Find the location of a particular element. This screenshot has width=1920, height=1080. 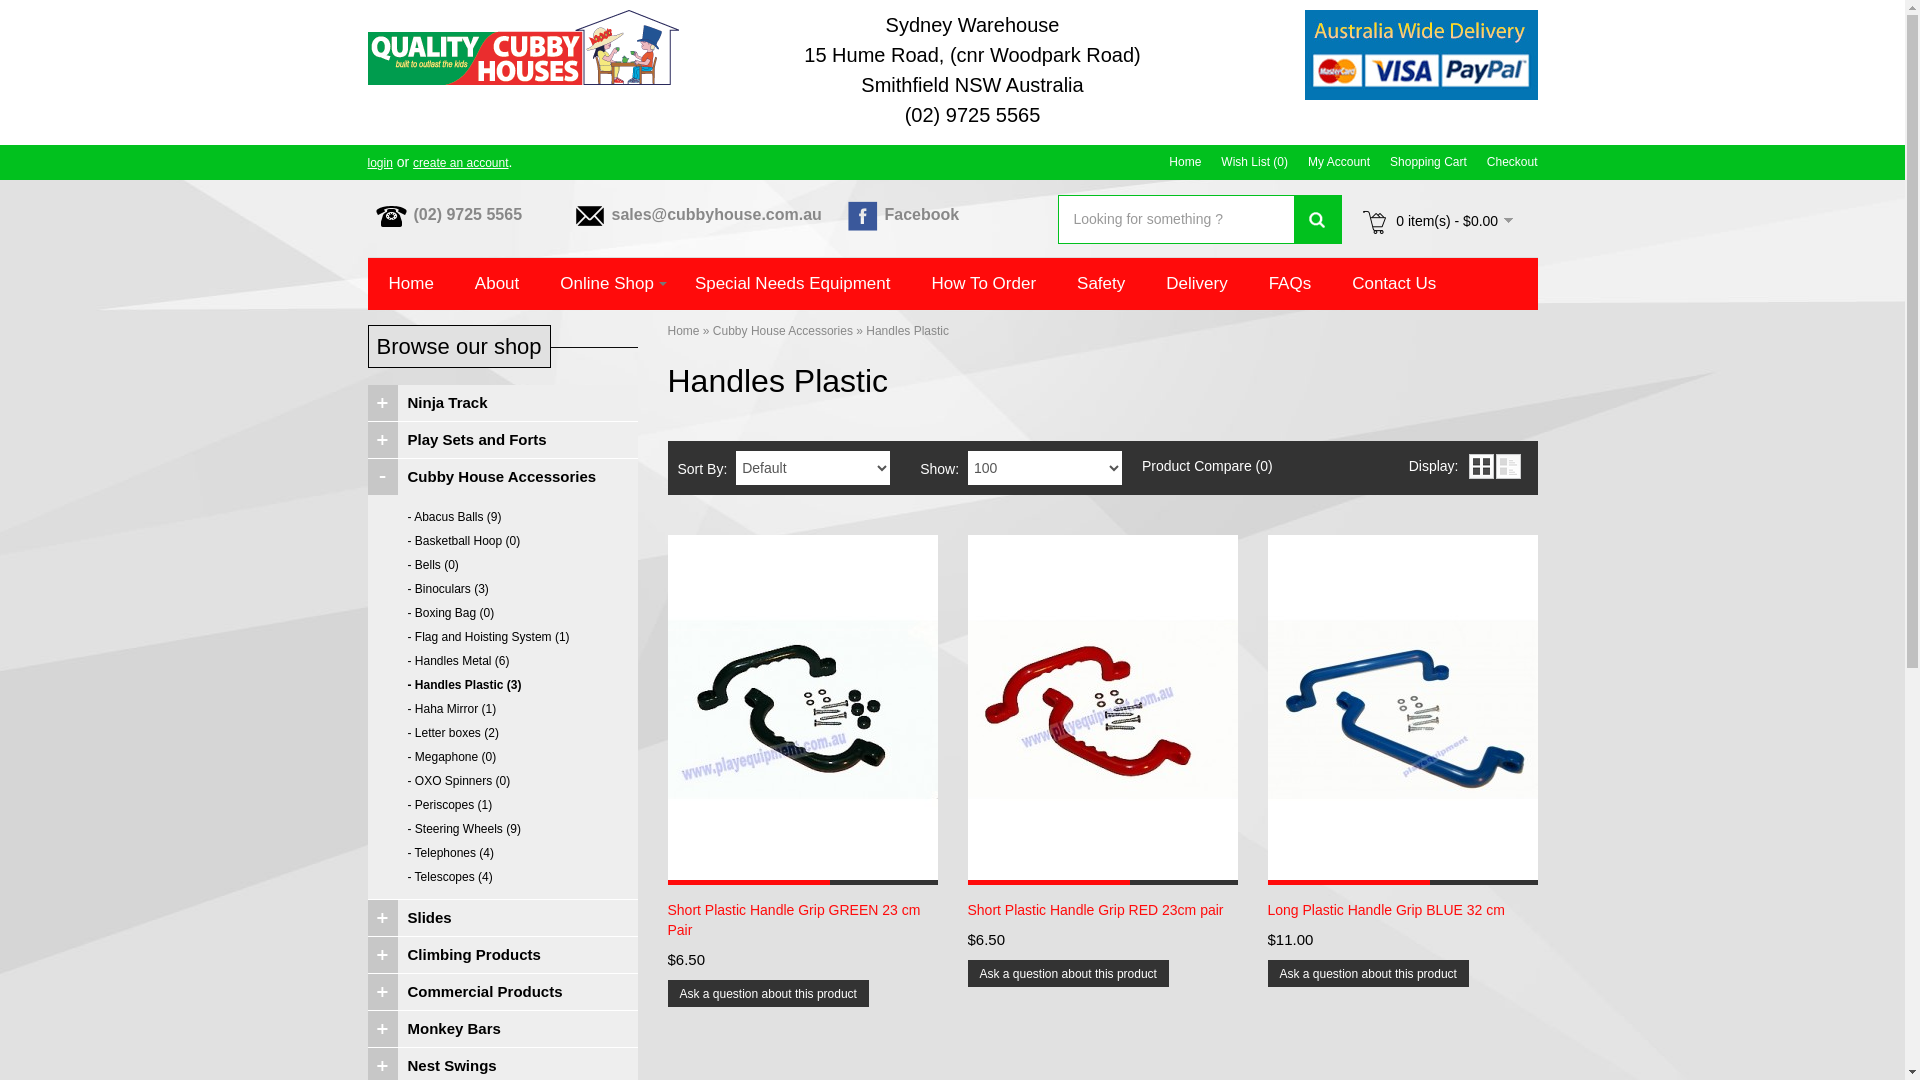

'How To Order' is located at coordinates (911, 284).